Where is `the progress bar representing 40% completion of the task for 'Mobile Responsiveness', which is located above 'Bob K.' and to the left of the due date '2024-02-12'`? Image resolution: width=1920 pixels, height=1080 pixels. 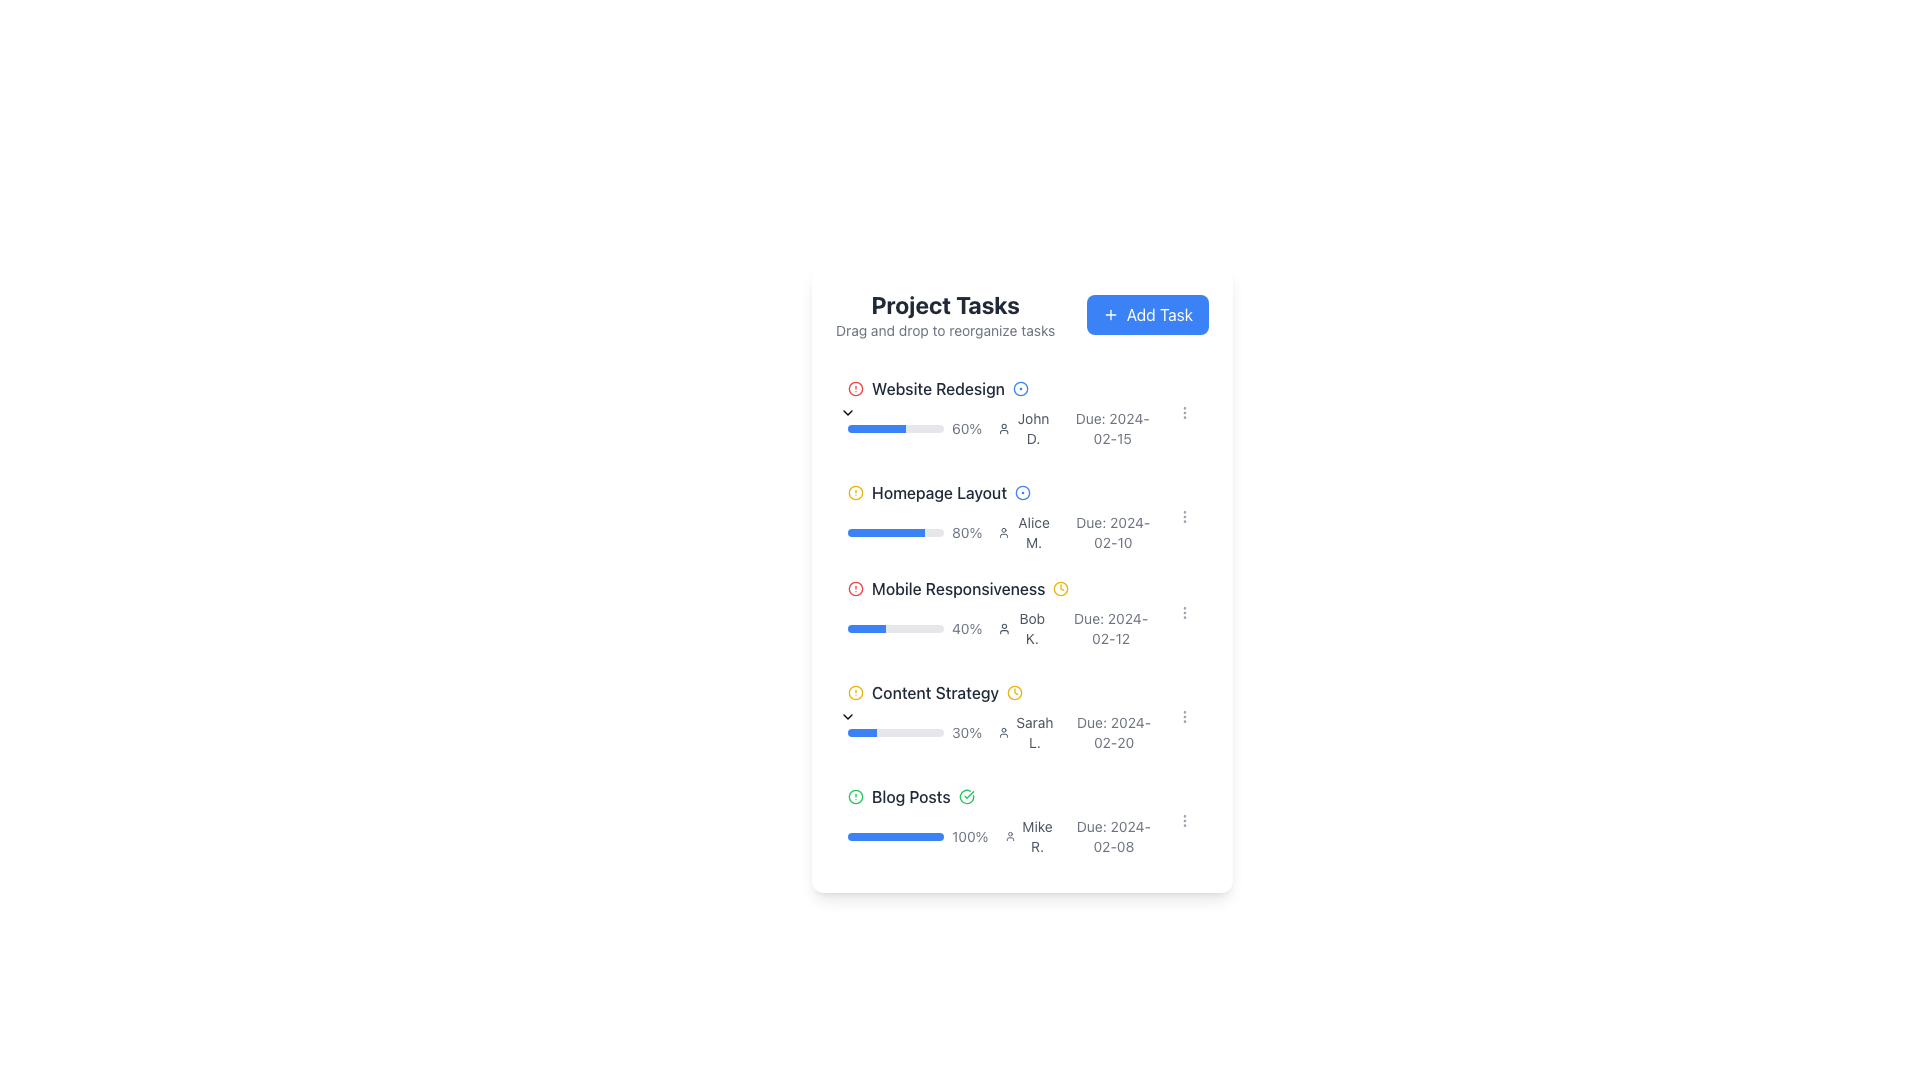
the progress bar representing 40% completion of the task for 'Mobile Responsiveness', which is located above 'Bob K.' and to the left of the due date '2024-02-12' is located at coordinates (914, 627).